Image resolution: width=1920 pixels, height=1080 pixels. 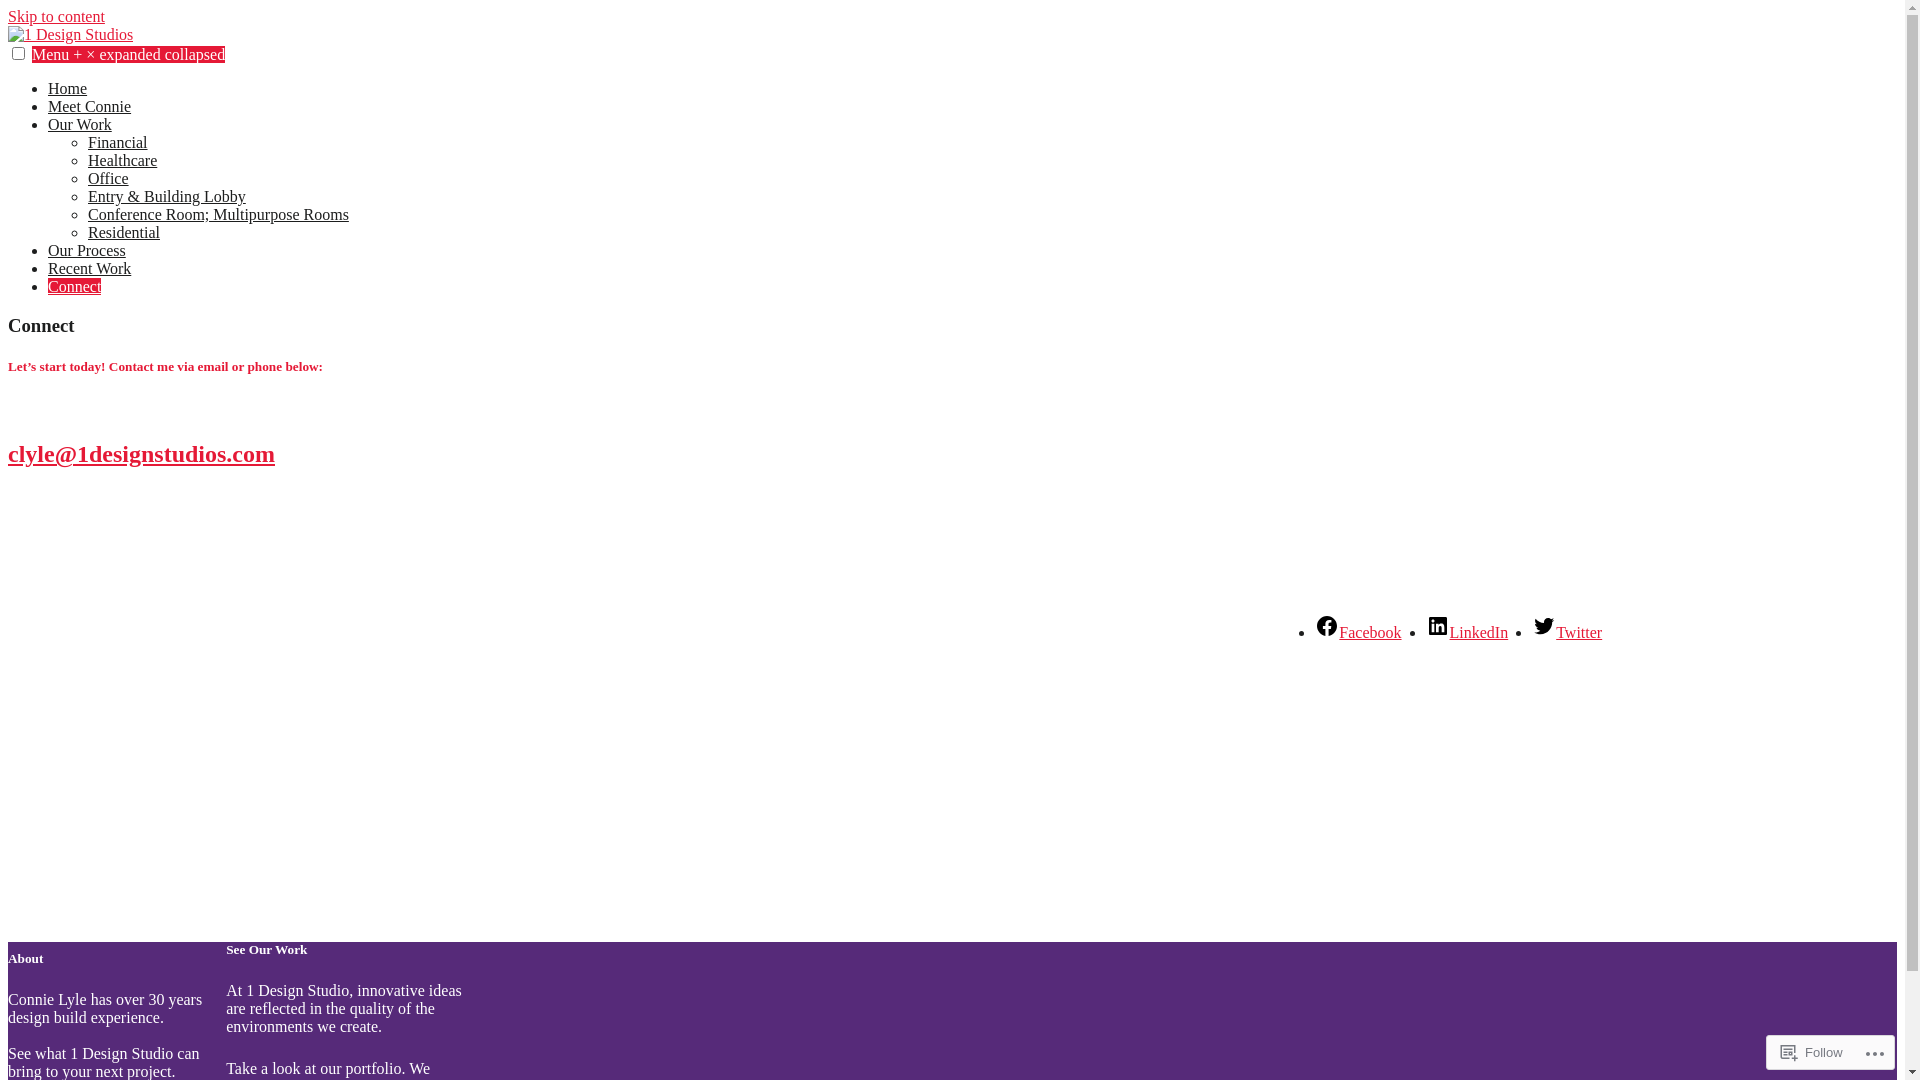 What do you see at coordinates (67, 87) in the screenshot?
I see `'Home'` at bounding box center [67, 87].